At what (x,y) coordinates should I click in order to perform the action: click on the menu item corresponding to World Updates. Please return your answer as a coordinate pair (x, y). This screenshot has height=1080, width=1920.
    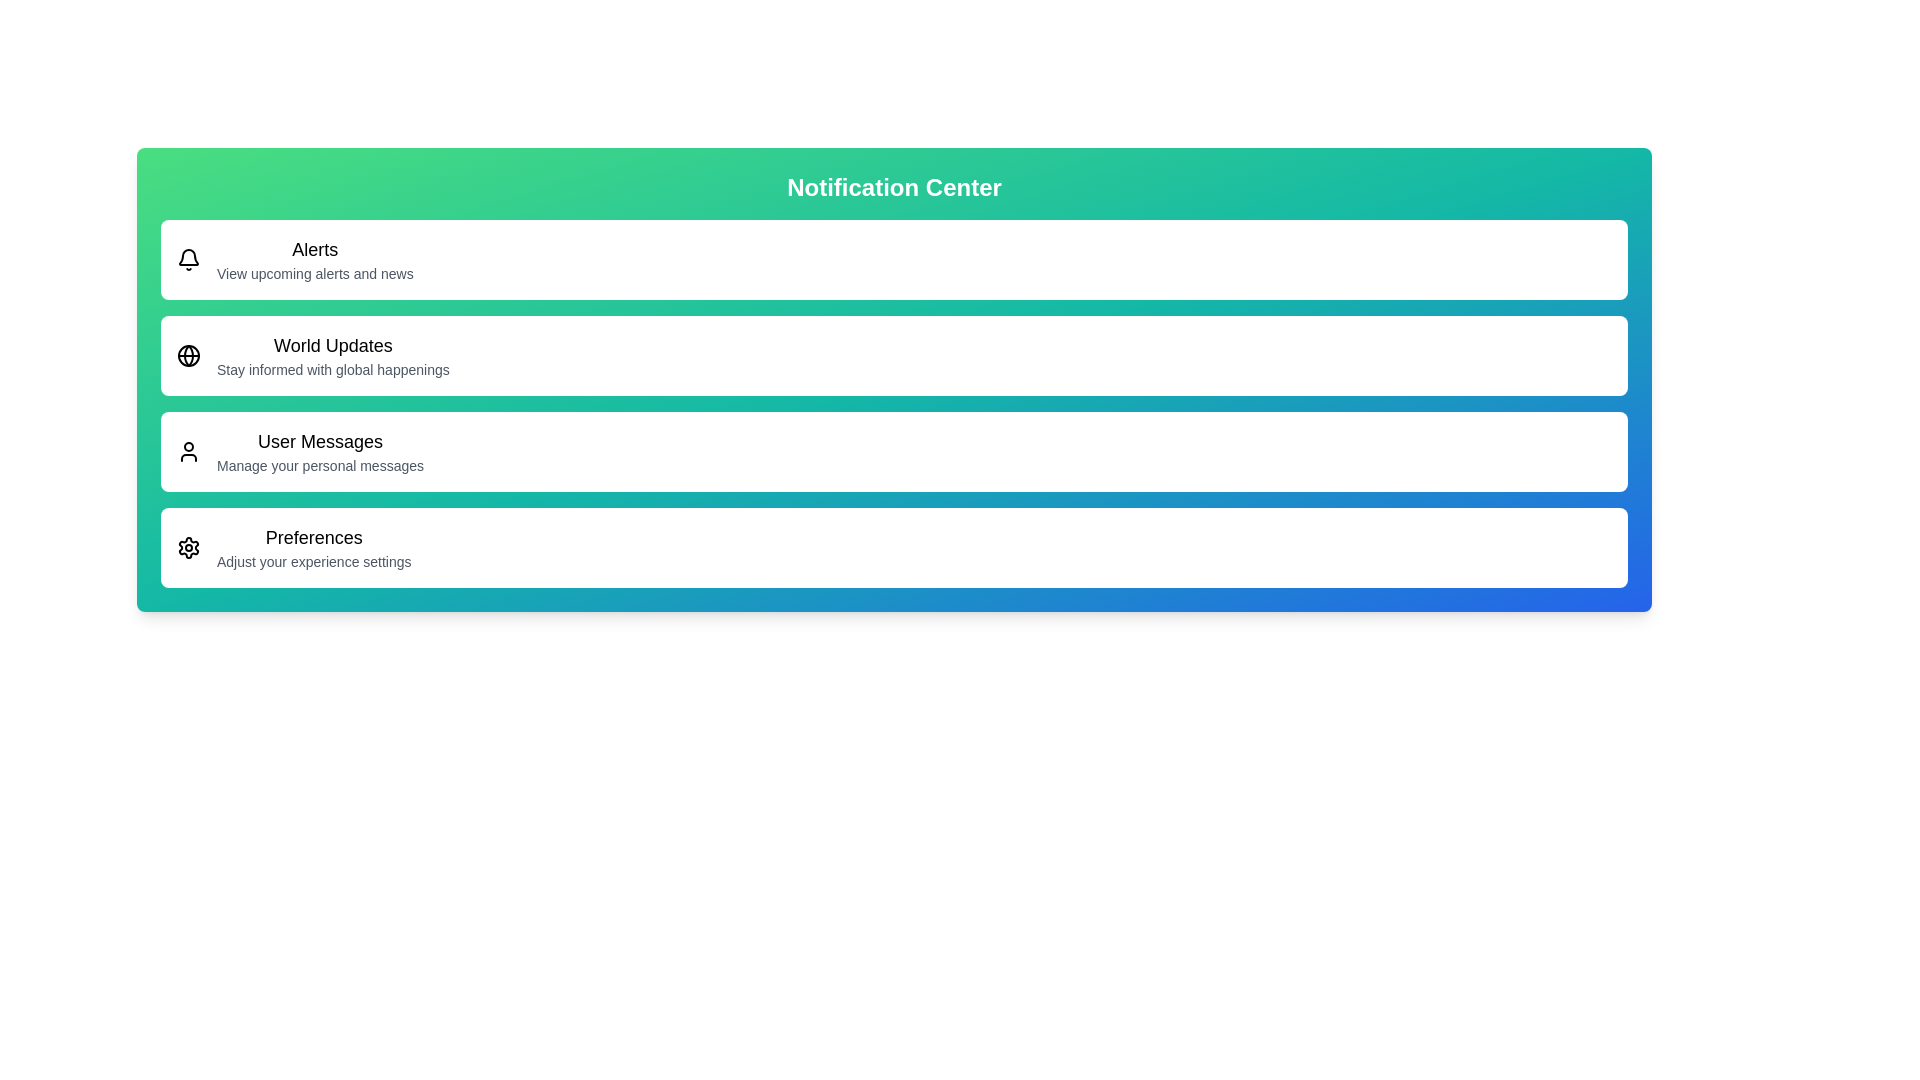
    Looking at the image, I should click on (893, 354).